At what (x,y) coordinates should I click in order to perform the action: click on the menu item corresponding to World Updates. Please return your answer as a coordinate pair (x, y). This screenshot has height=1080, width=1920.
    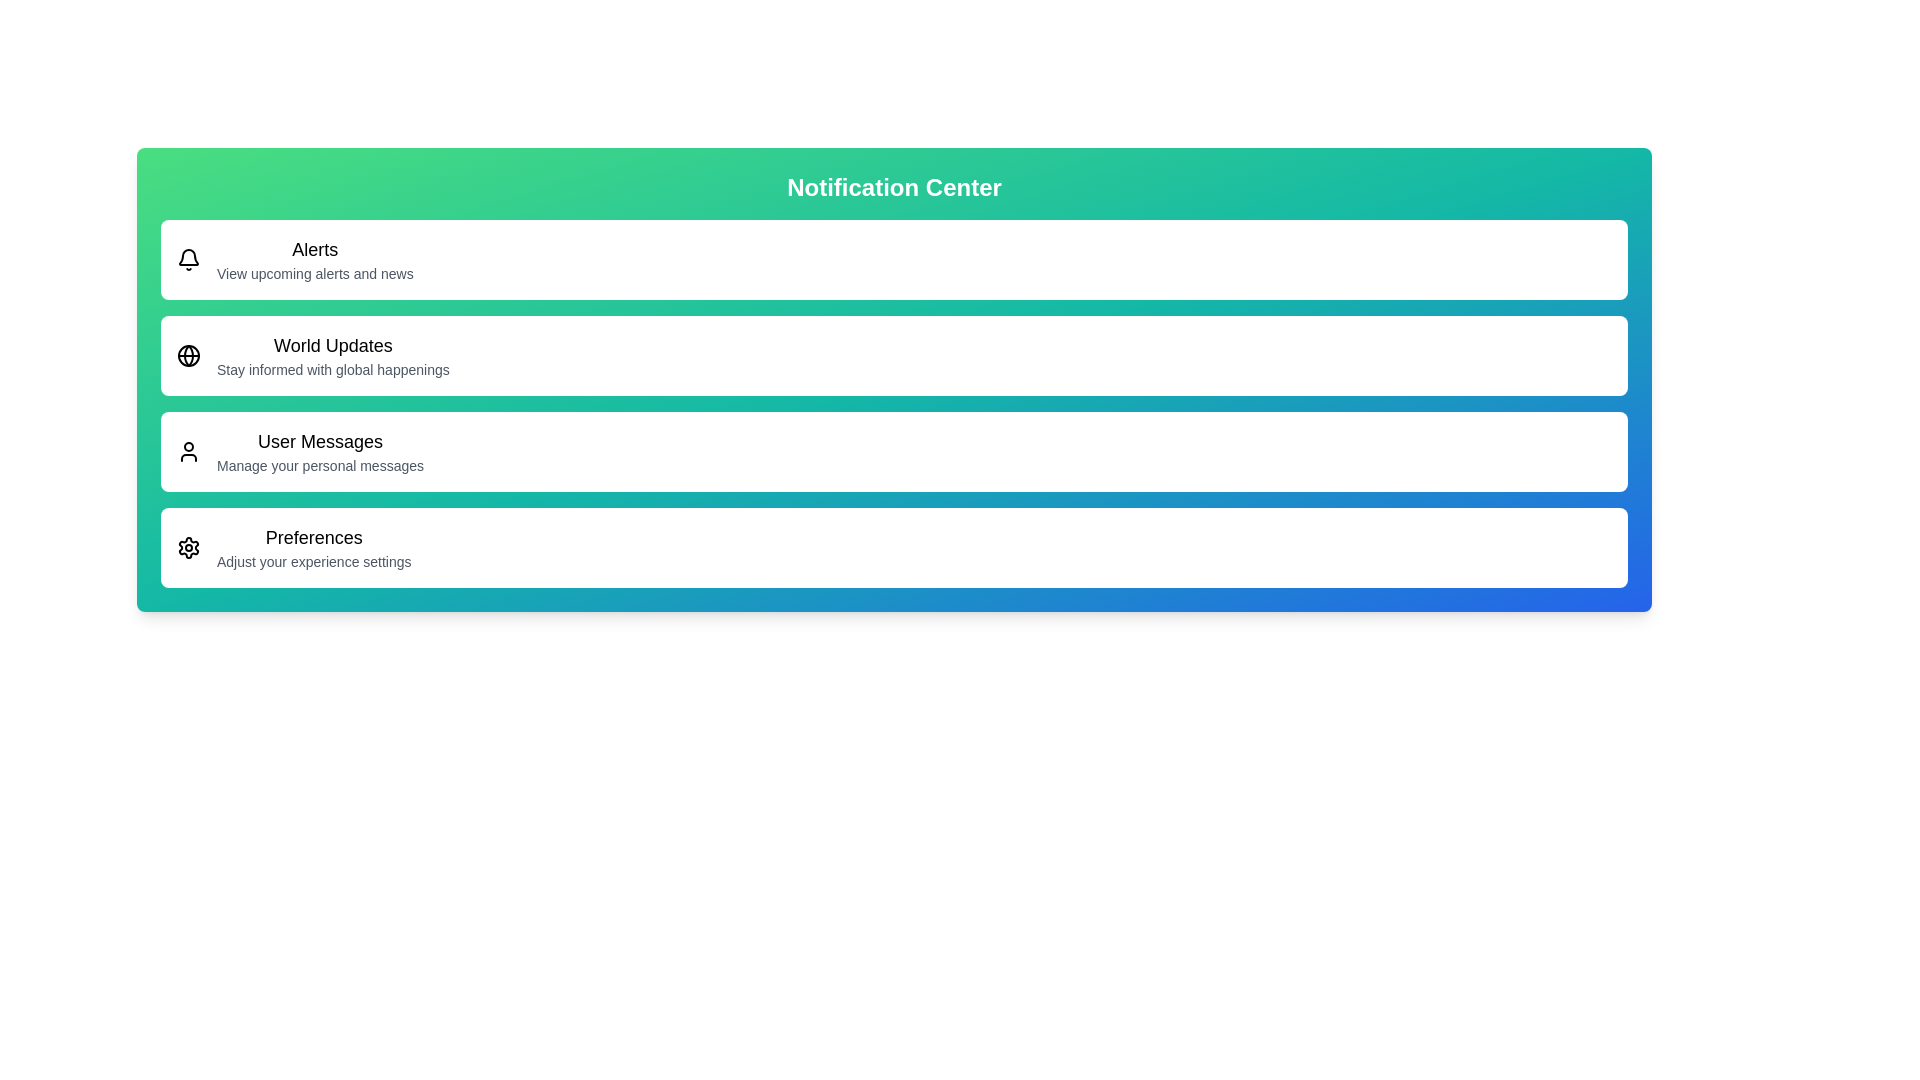
    Looking at the image, I should click on (893, 354).